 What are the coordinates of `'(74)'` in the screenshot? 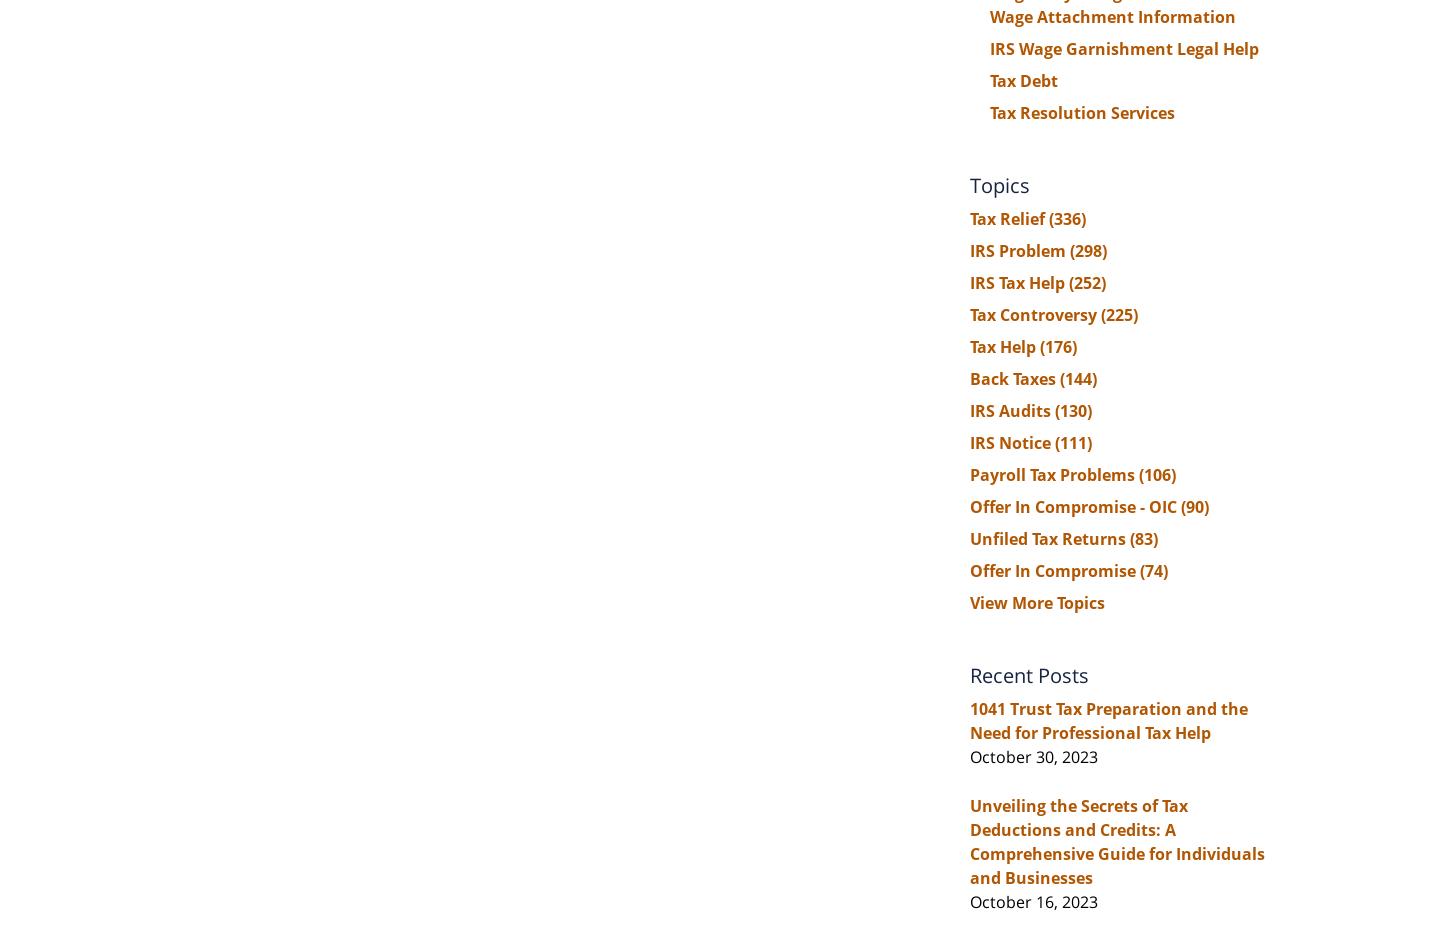 It's located at (1154, 570).